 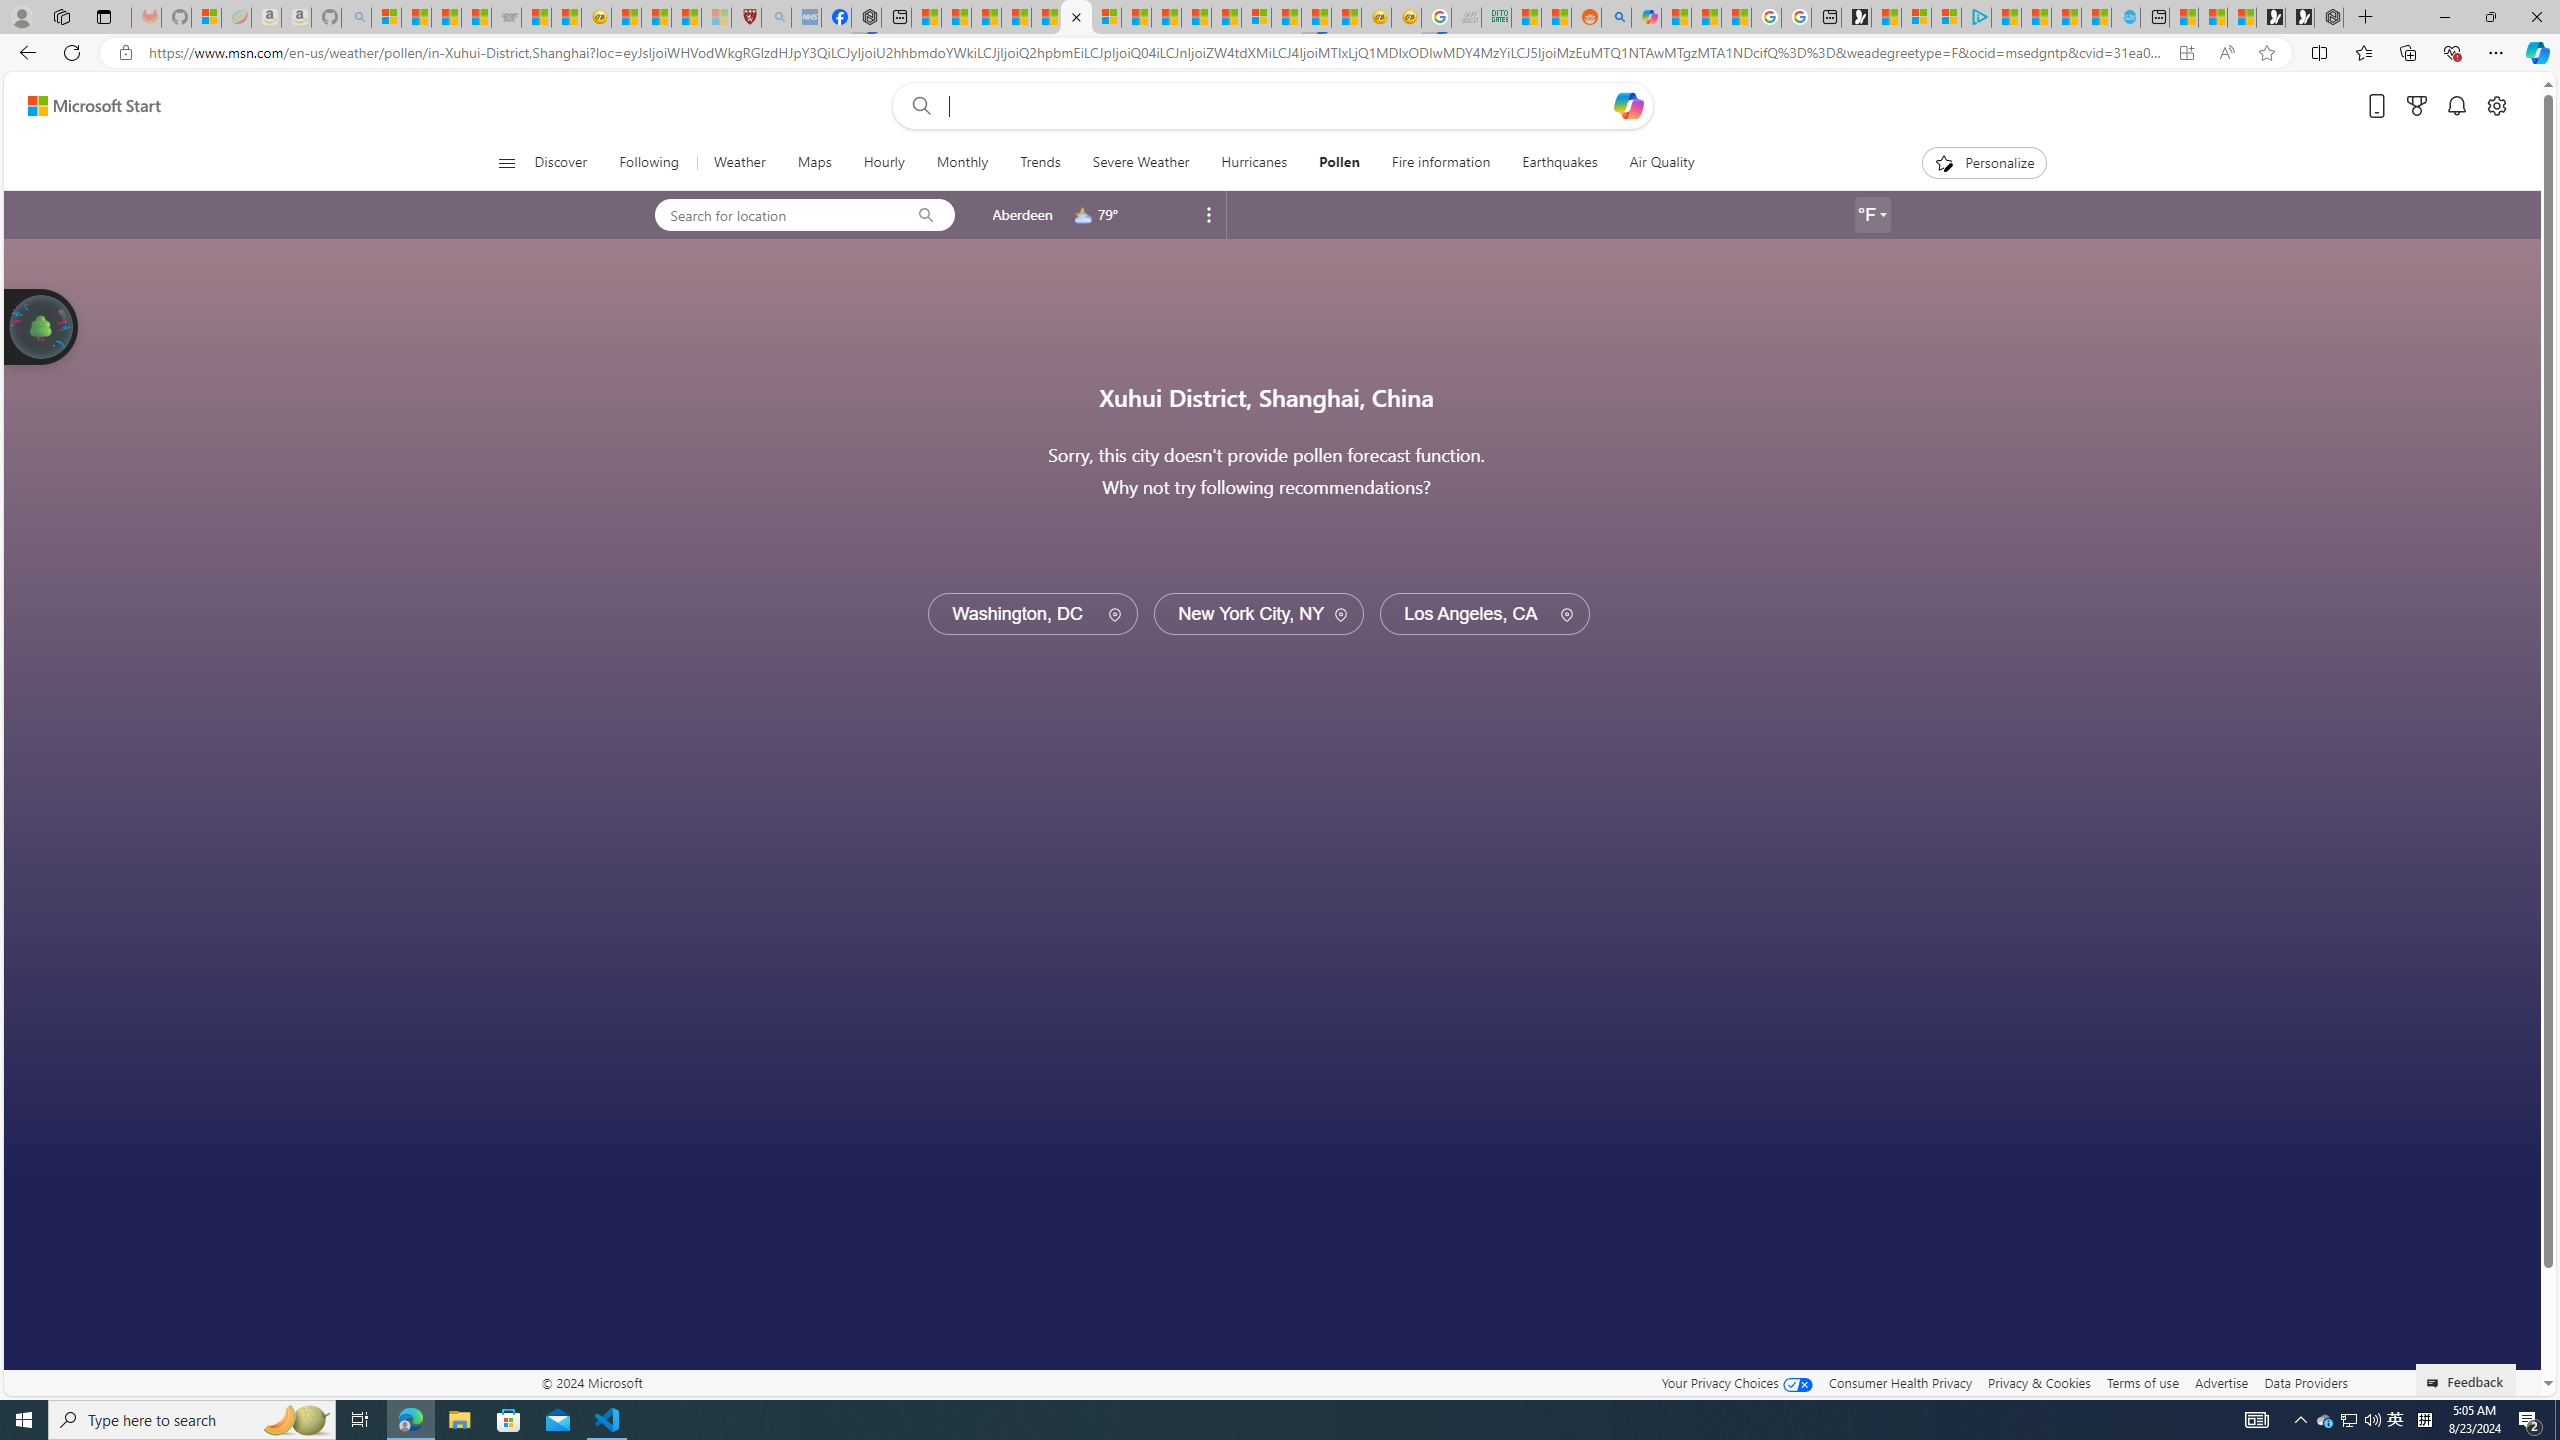 I want to click on 'Maps', so click(x=814, y=162).